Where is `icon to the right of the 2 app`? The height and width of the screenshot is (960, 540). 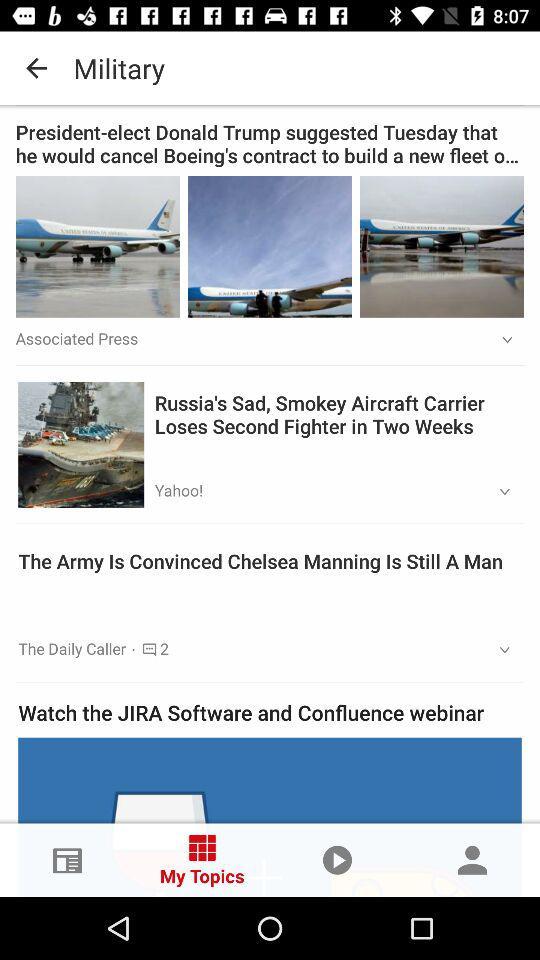 icon to the right of the 2 app is located at coordinates (497, 649).